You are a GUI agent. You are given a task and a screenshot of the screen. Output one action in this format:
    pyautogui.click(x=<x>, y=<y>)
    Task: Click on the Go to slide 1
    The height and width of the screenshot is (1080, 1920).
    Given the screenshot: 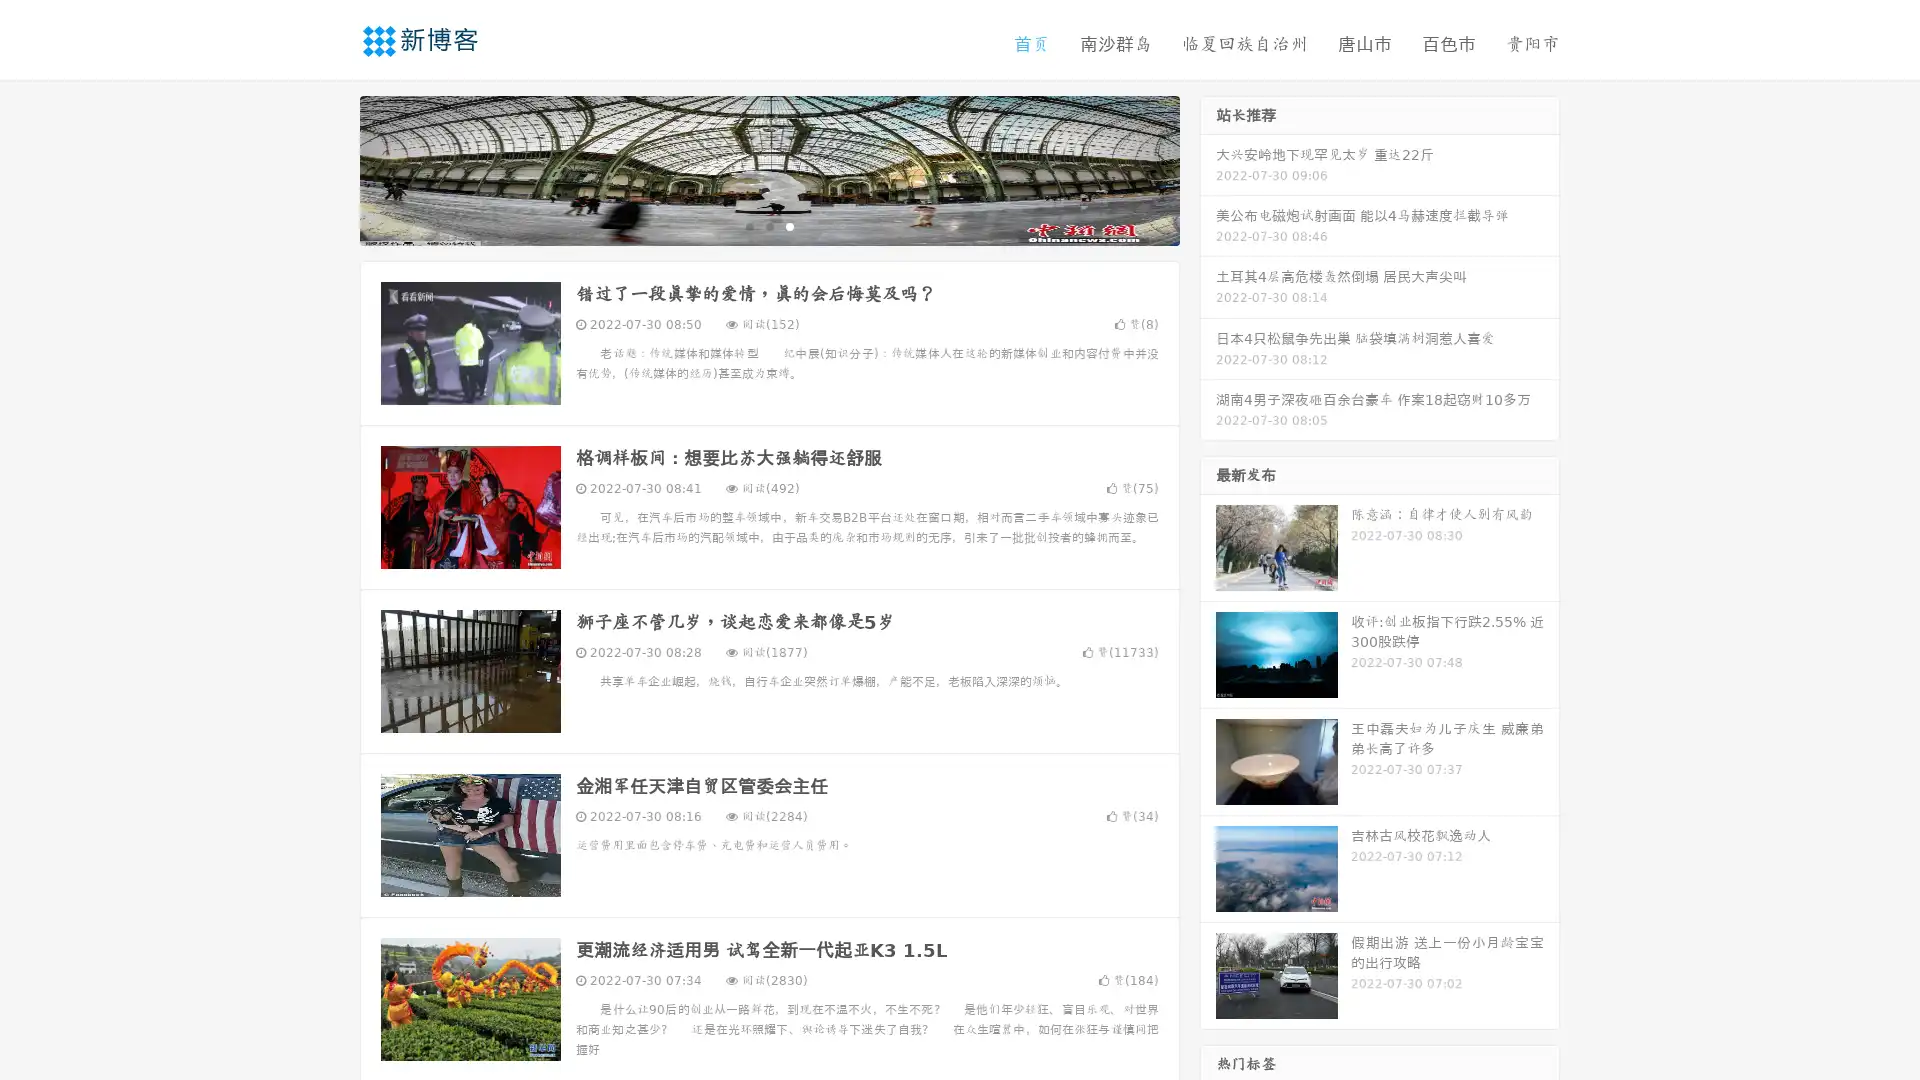 What is the action you would take?
    pyautogui.click(x=748, y=225)
    